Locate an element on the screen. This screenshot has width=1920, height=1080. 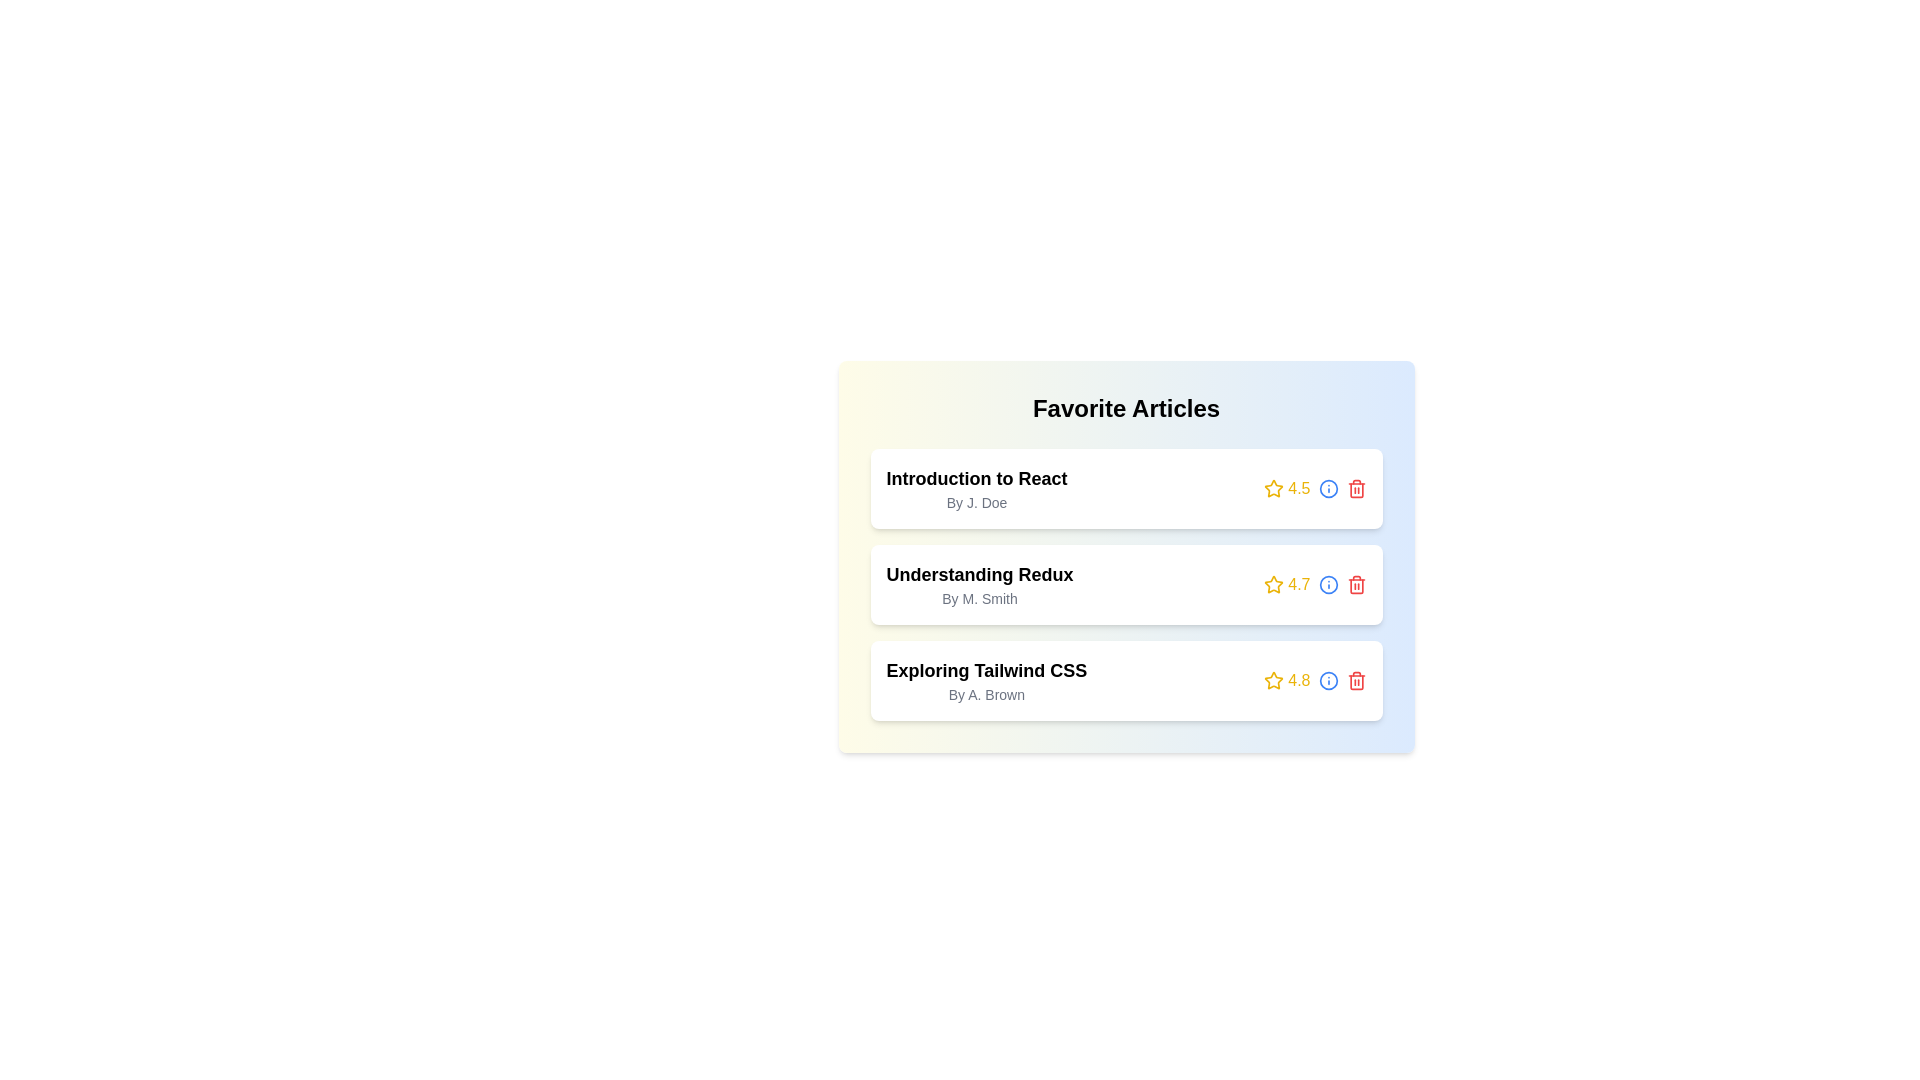
the article title to select or highlight it. The parameter Introduction to React specifies the title of the article to interact with is located at coordinates (977, 478).